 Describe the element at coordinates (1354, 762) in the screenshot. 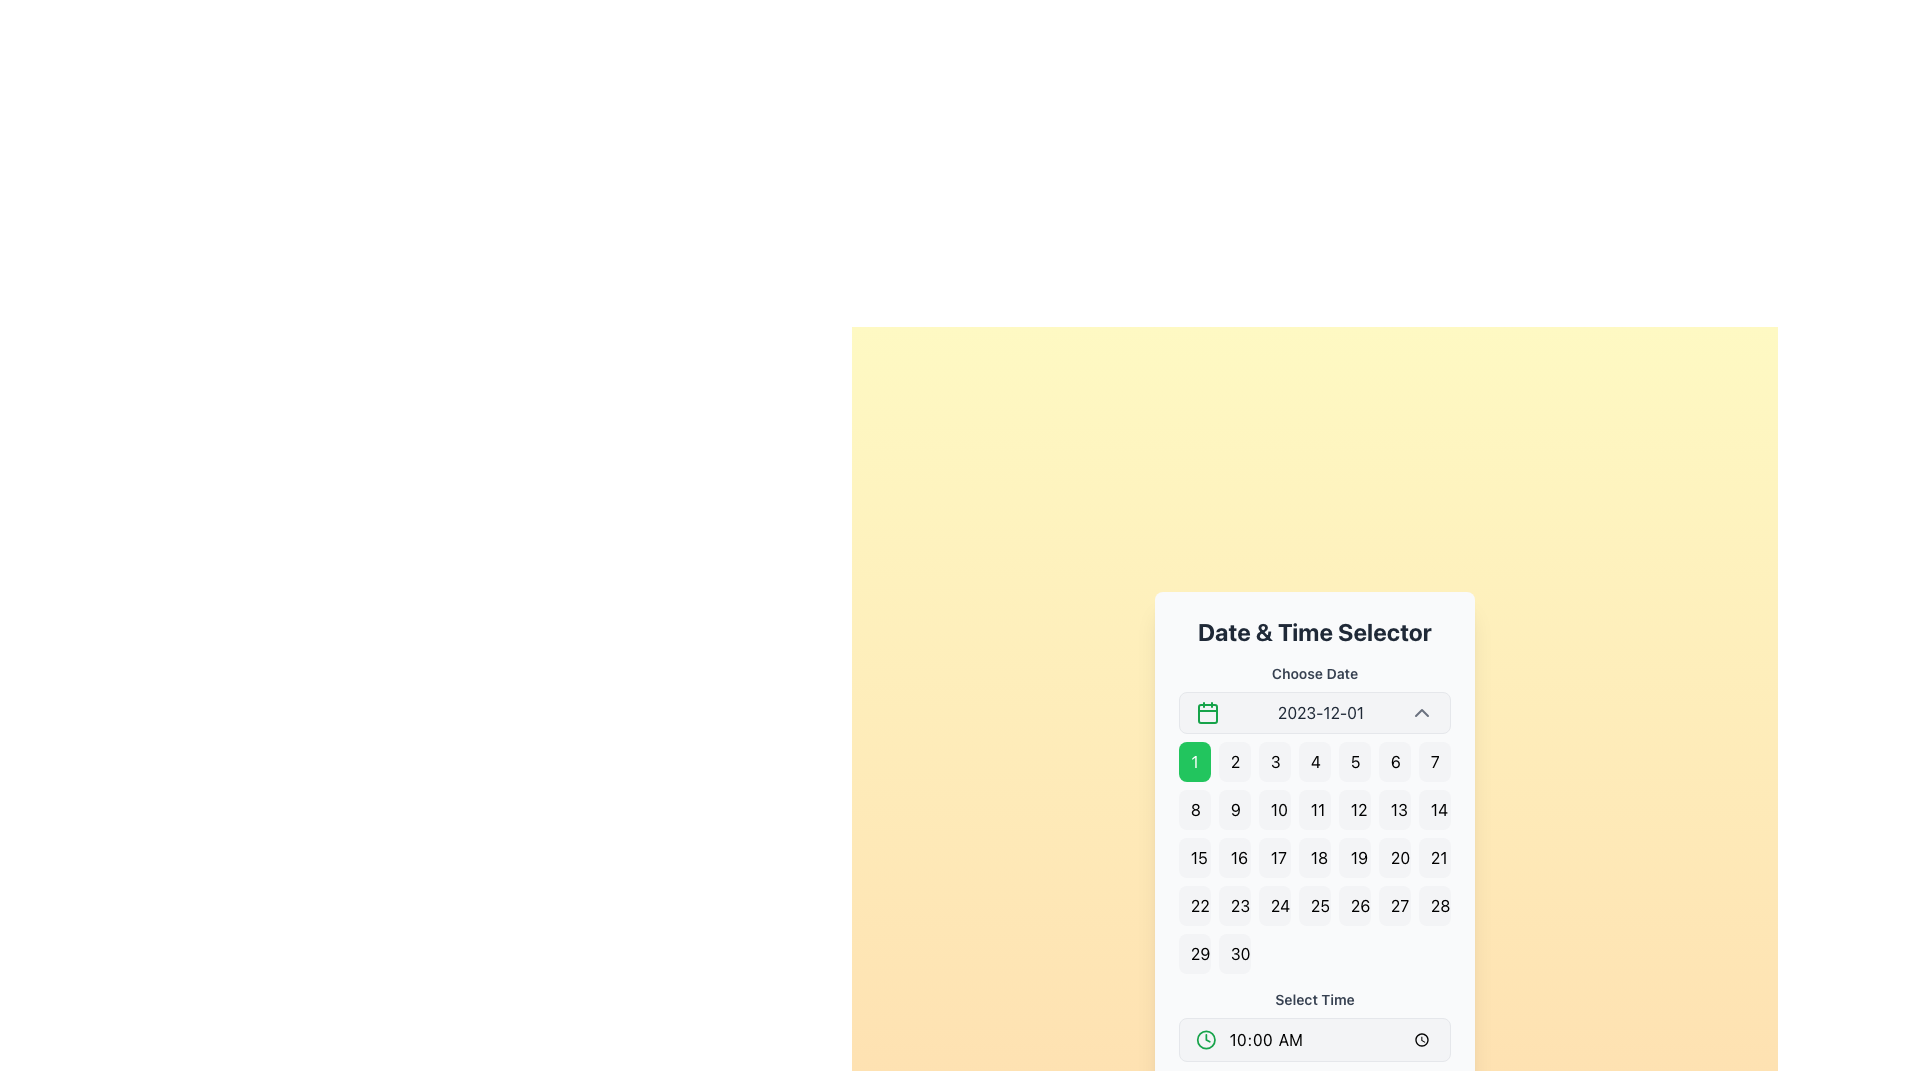

I see `the button displaying the number '5' in a grid layout under the 'Date & Time Selector' heading` at that location.